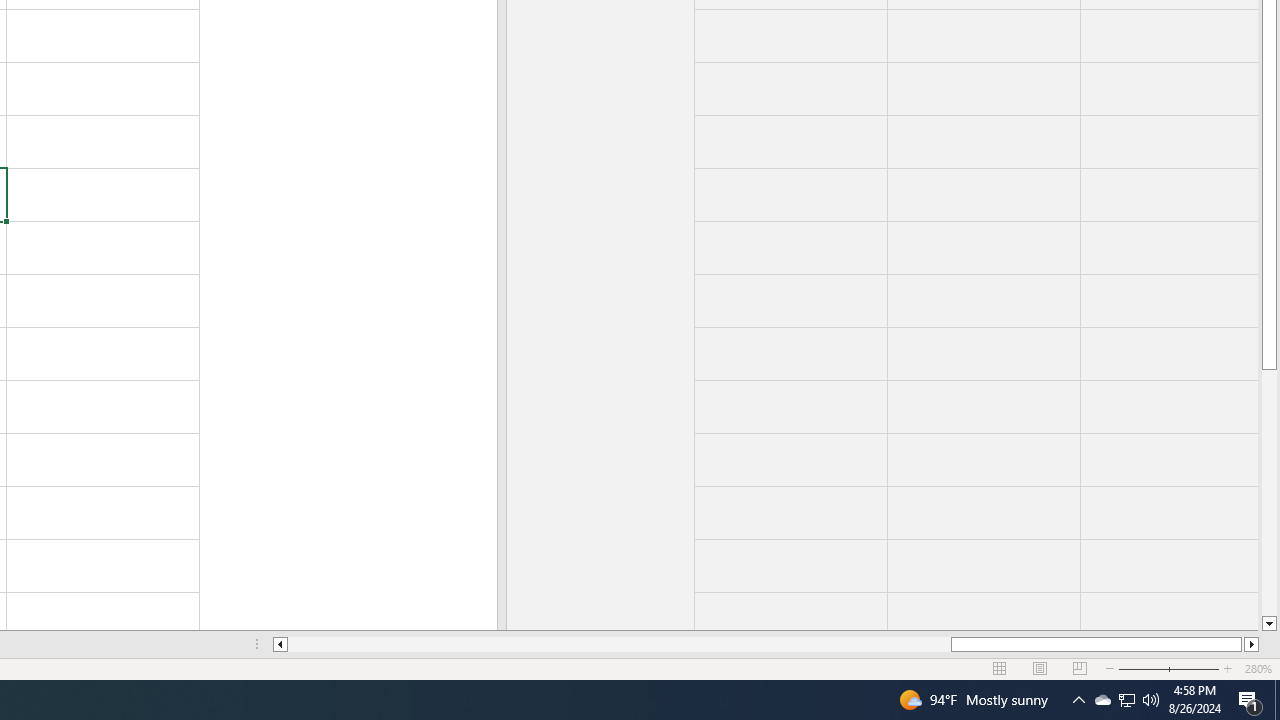  I want to click on 'Column right', so click(1251, 644).